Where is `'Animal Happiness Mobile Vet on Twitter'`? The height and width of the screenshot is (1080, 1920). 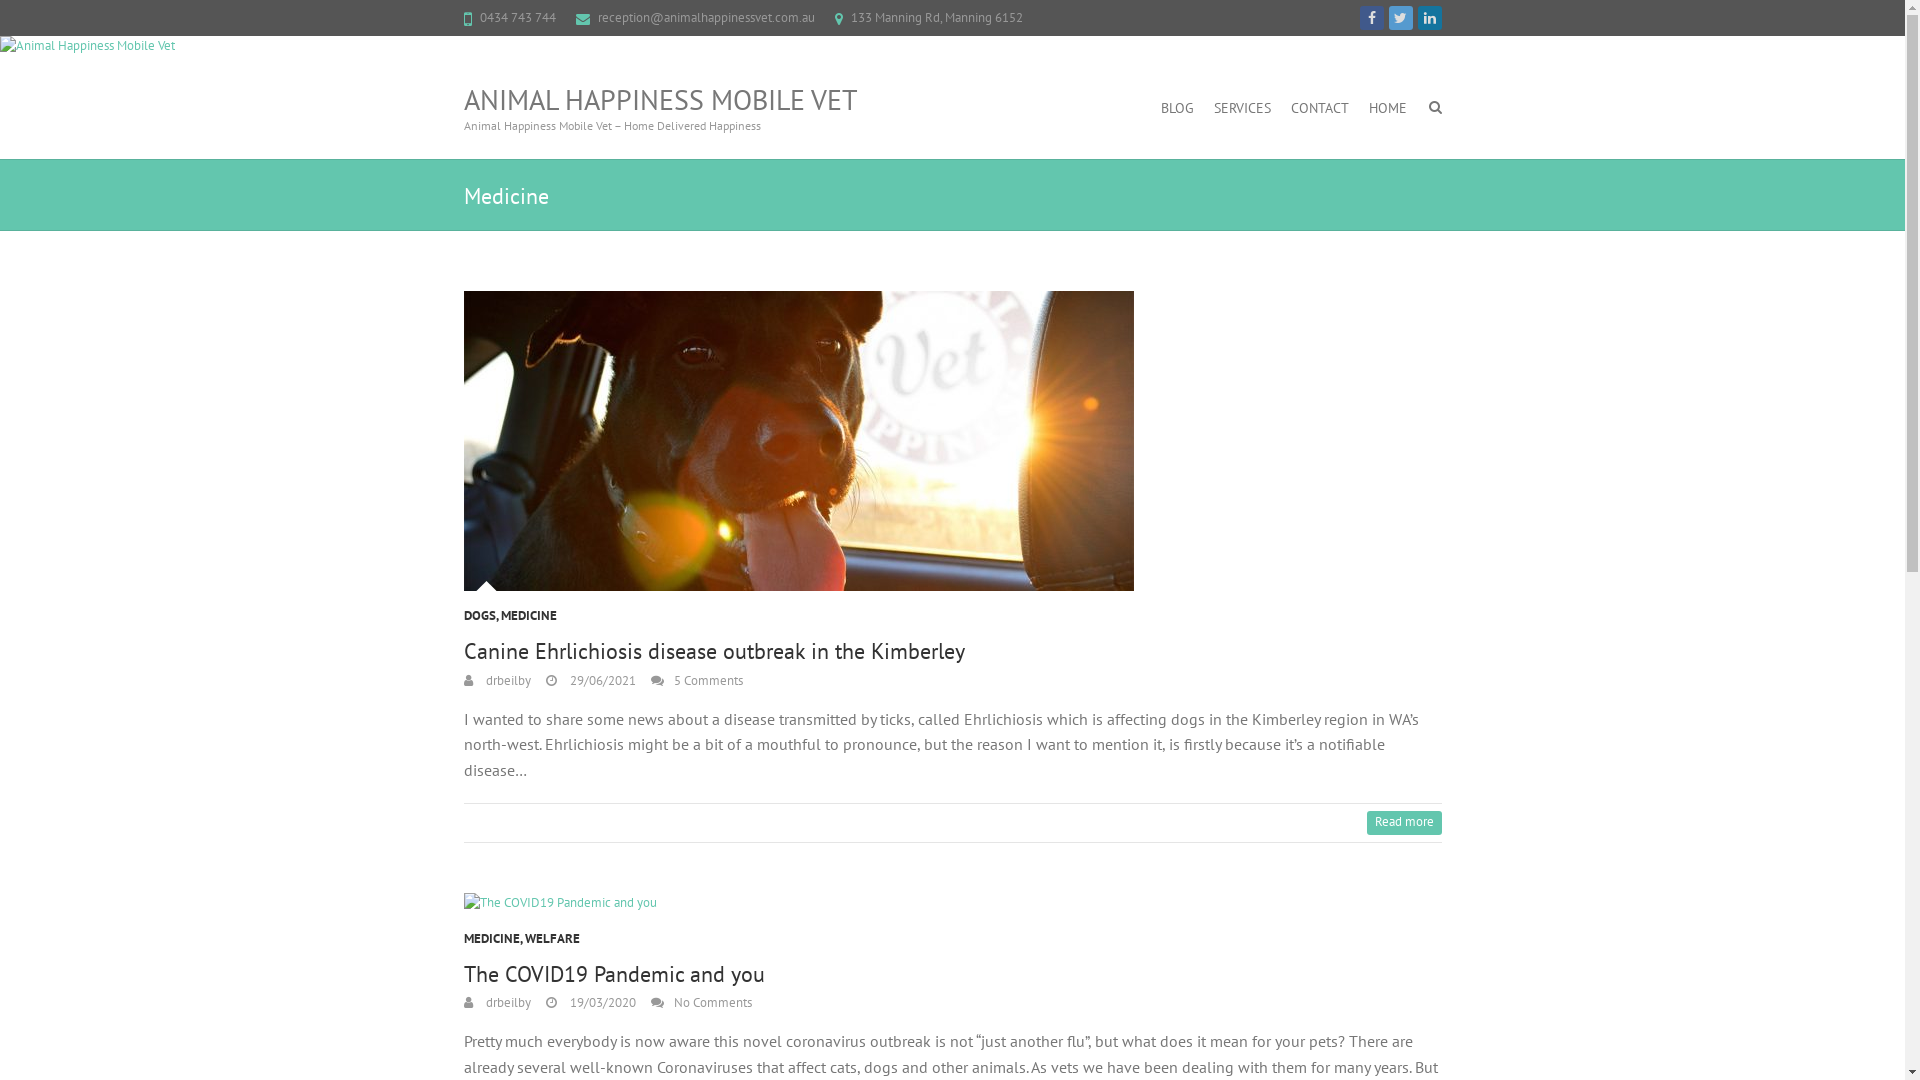 'Animal Happiness Mobile Vet on Twitter' is located at coordinates (1399, 18).